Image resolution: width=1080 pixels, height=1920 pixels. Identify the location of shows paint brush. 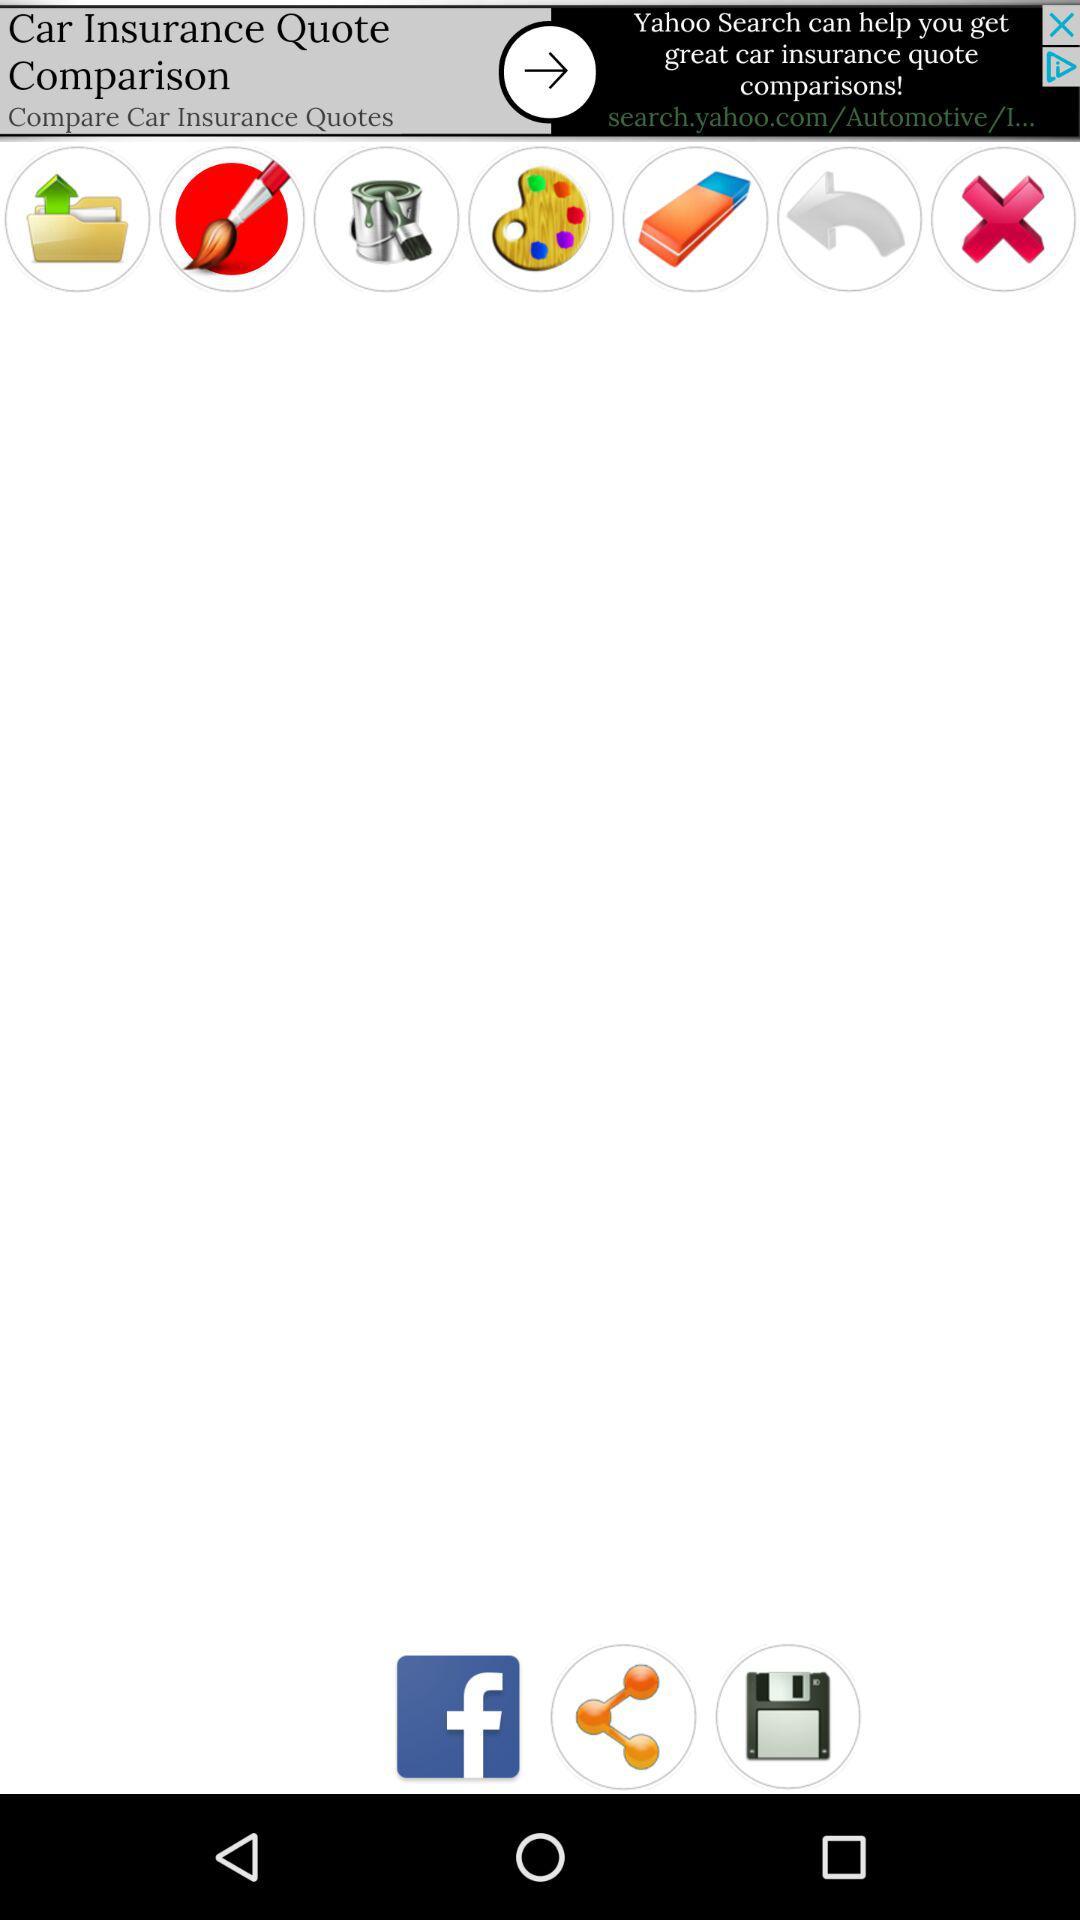
(230, 219).